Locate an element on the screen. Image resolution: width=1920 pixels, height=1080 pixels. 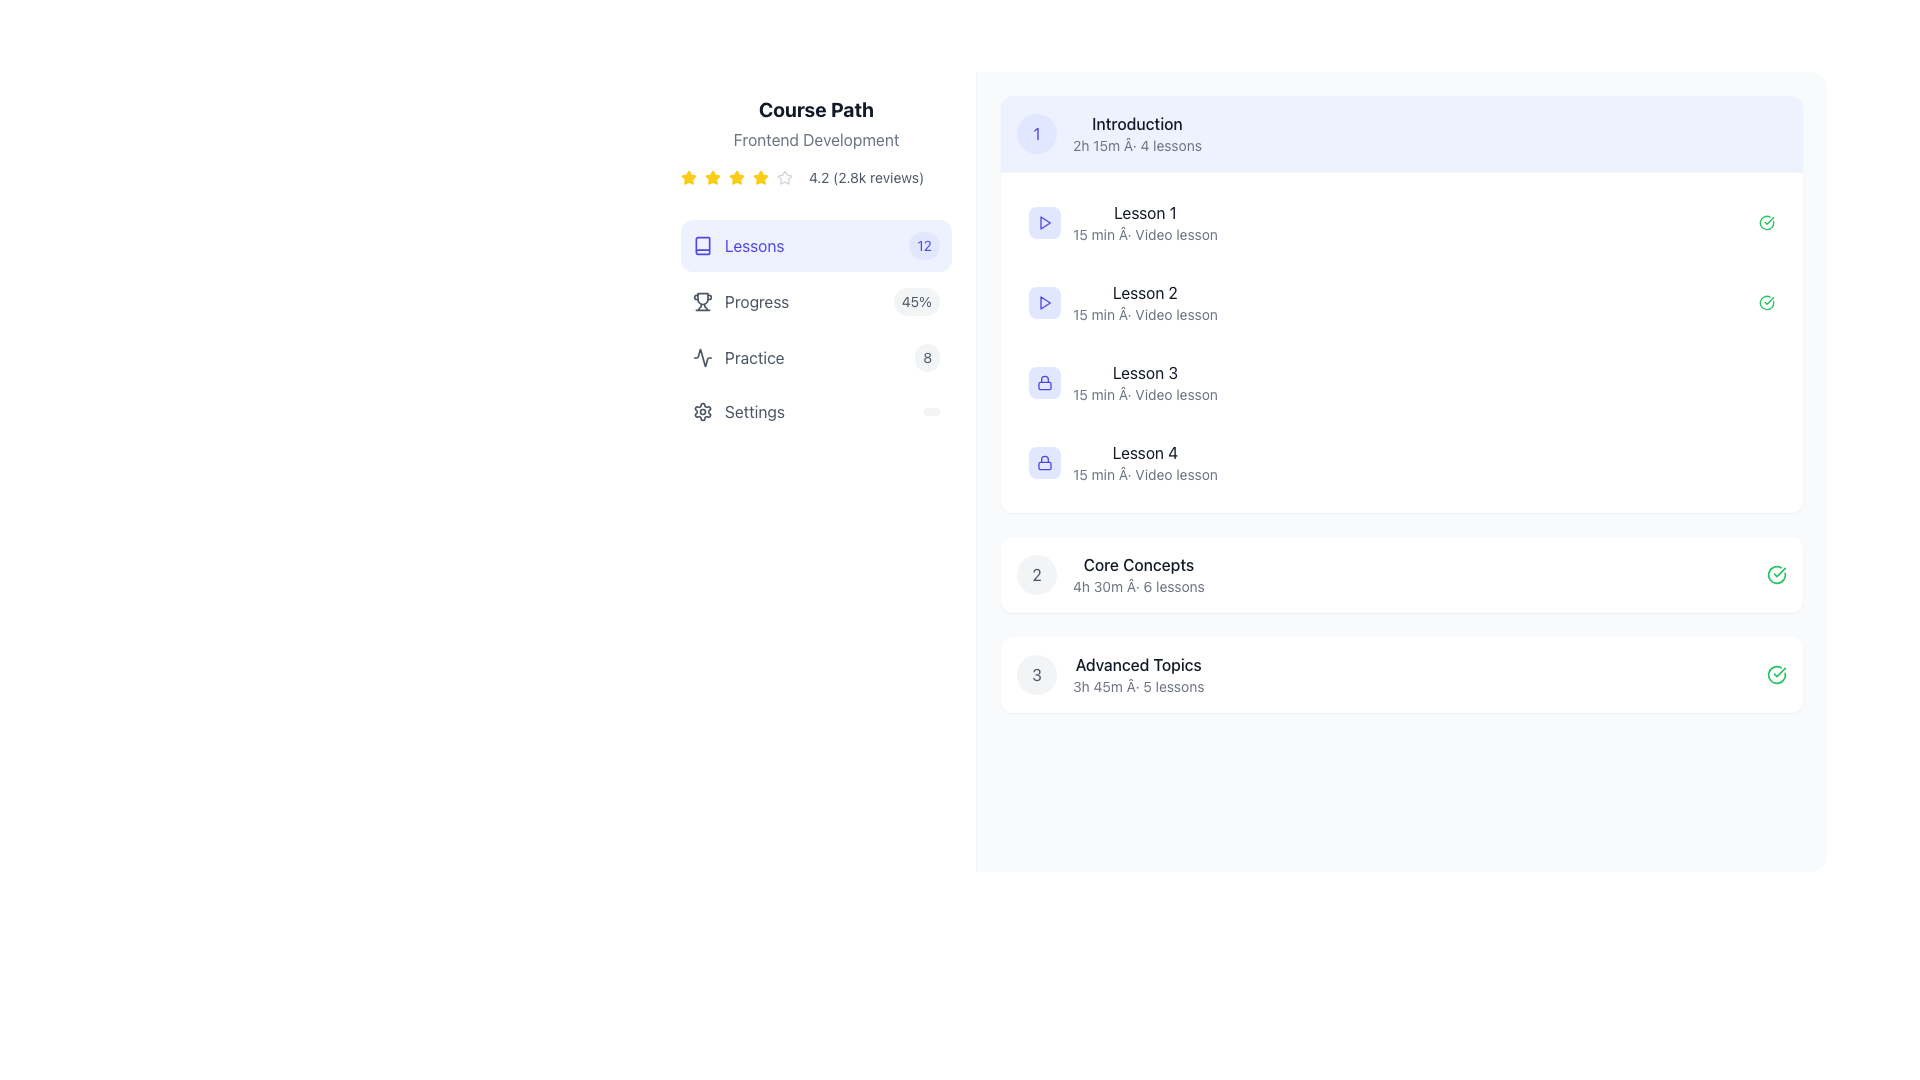
the static text element that summarizes the duration and count of lessons in the 'Advanced Topics' module, located directly below the section title is located at coordinates (1138, 685).